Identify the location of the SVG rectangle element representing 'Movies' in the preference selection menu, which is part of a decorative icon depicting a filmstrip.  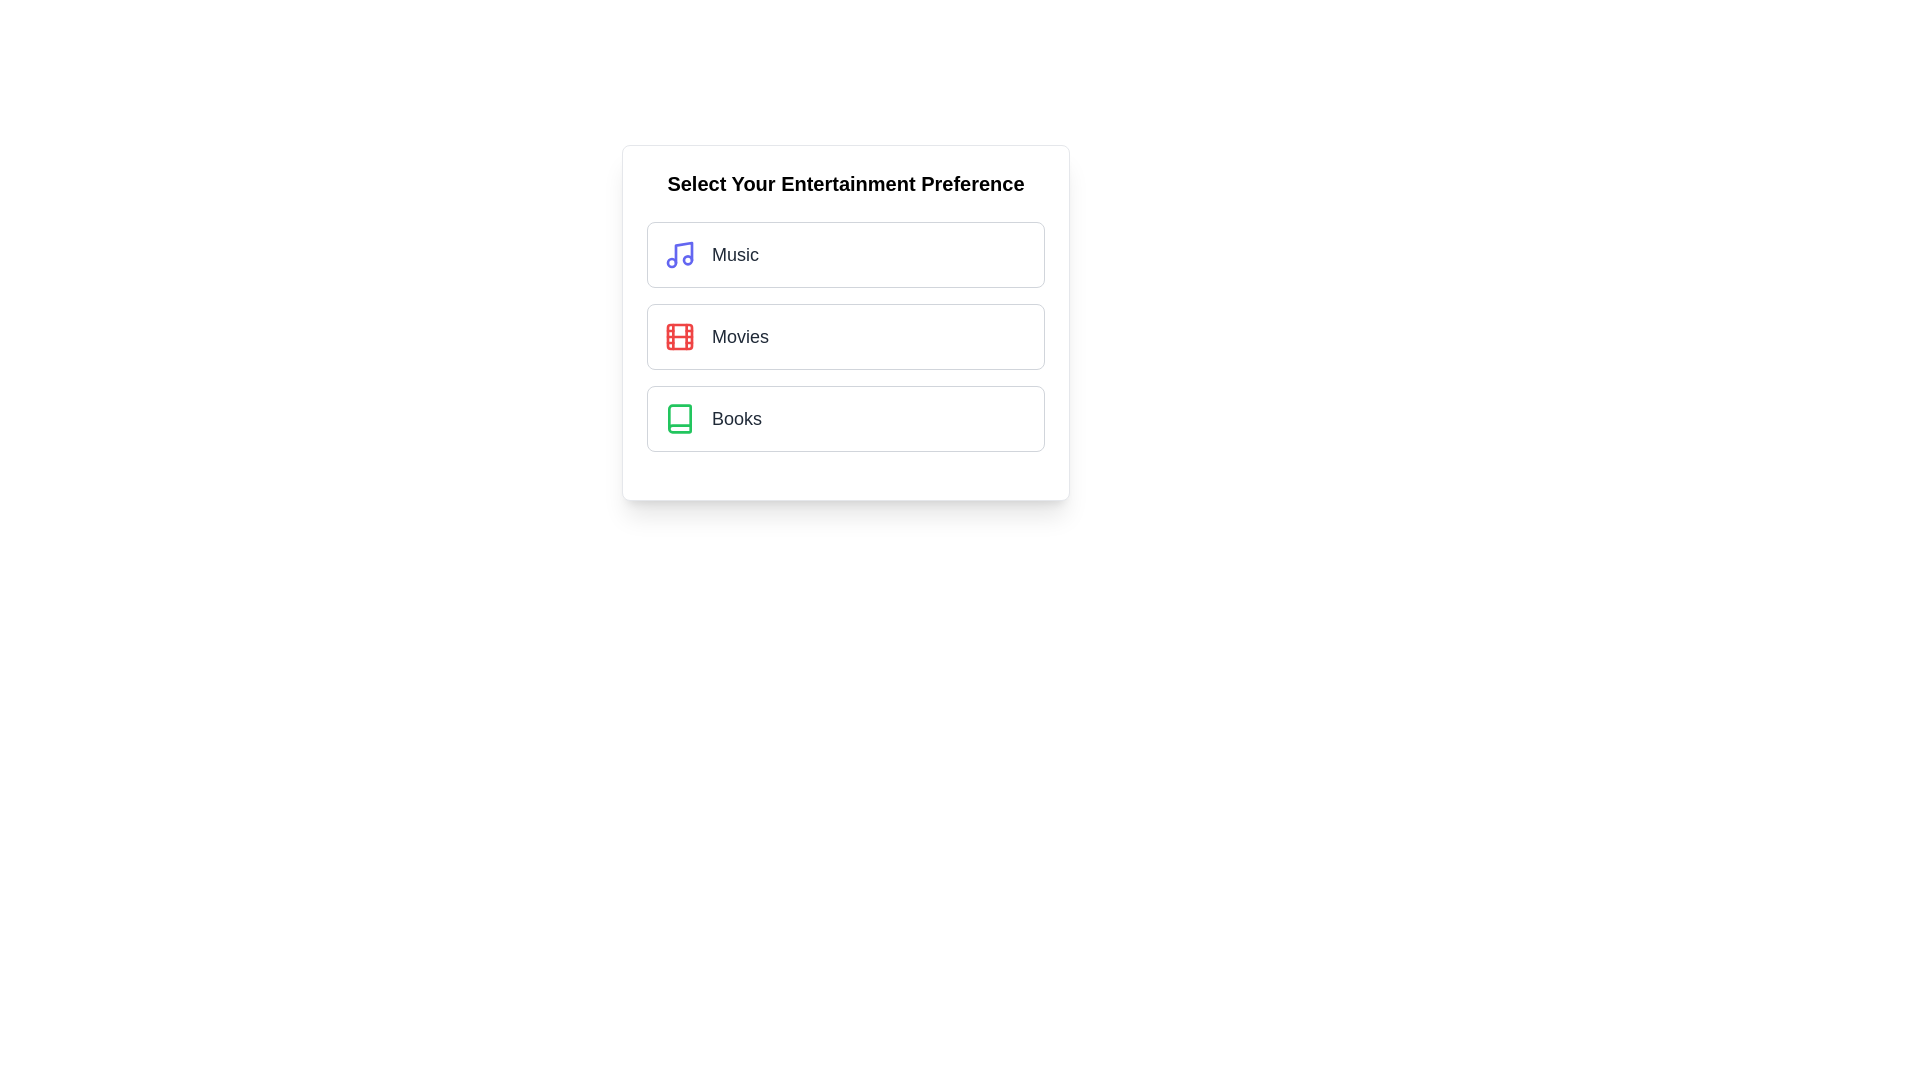
(680, 335).